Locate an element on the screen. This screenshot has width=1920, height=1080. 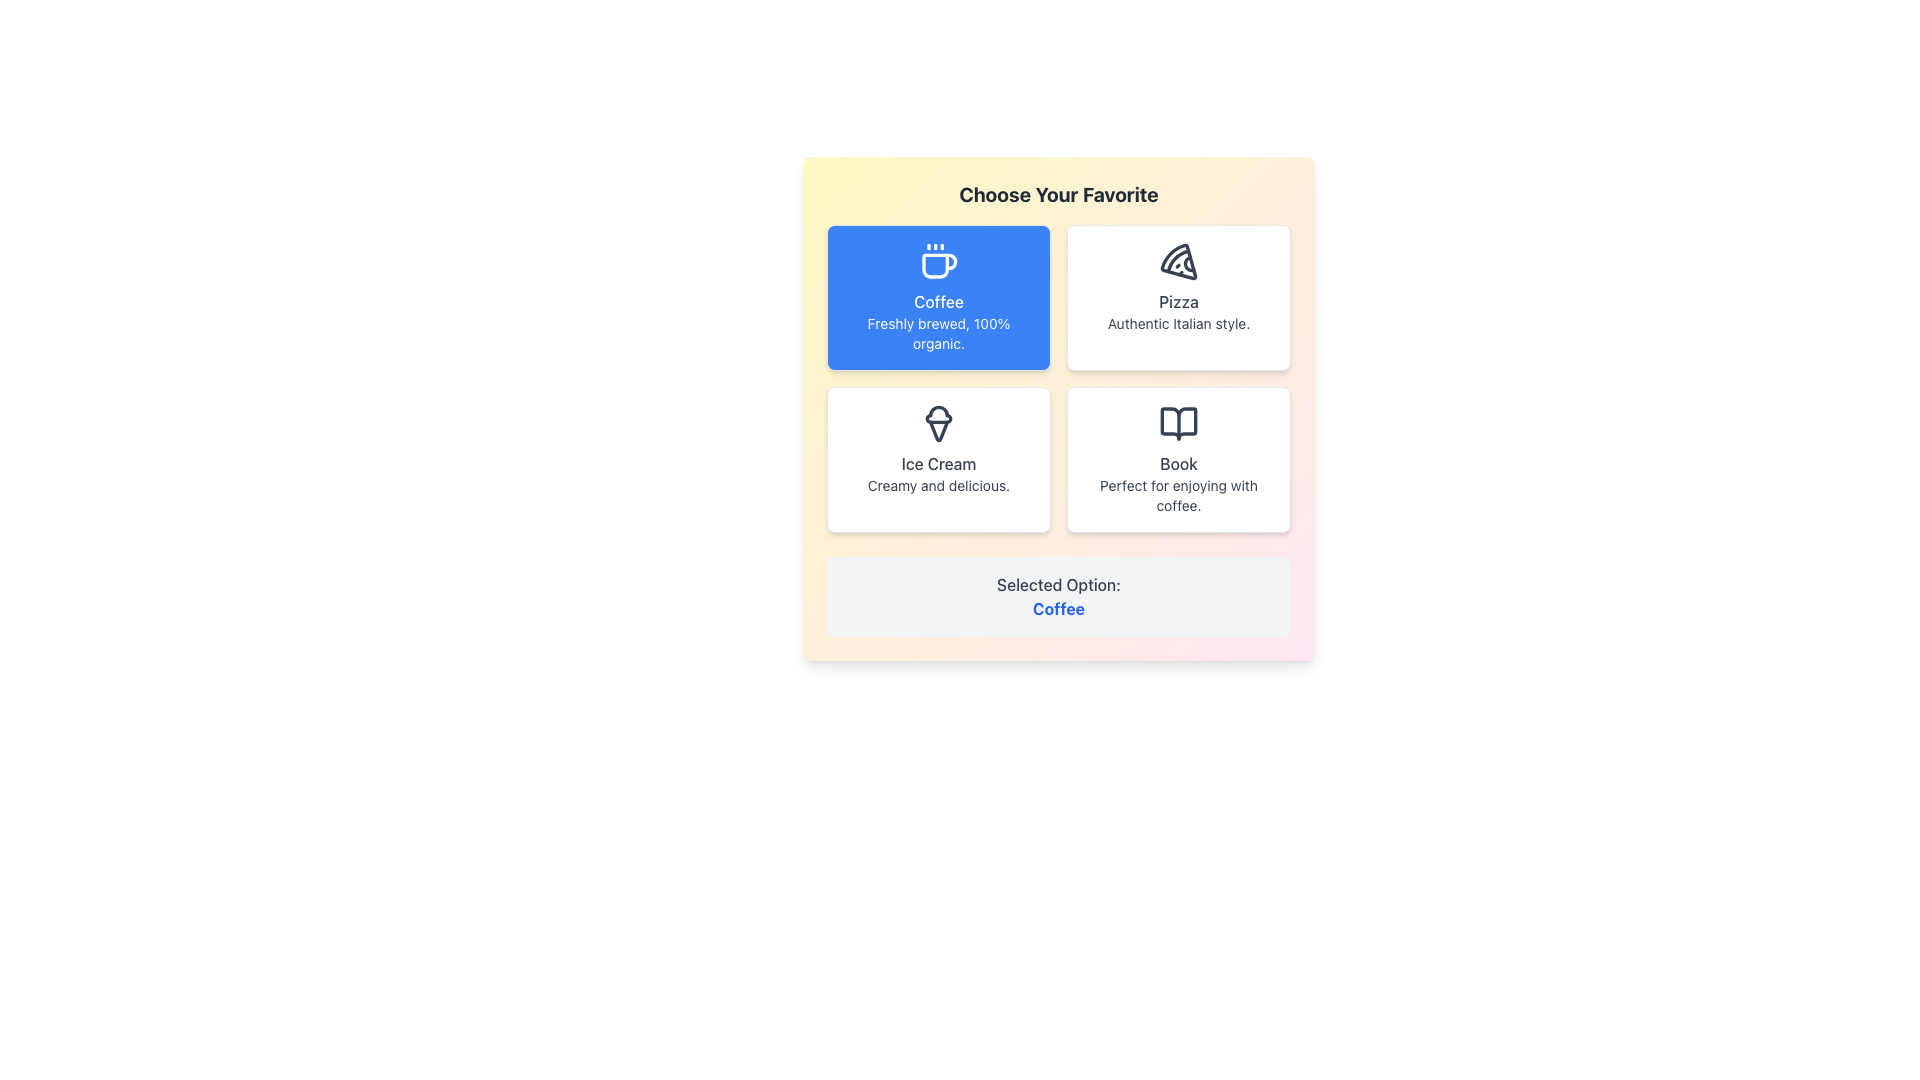
the graphical icon resembling an open book with two symmetric pages located in the fourth card labeled 'Book' within the 'Choose Your Favorite' interface section is located at coordinates (1179, 423).